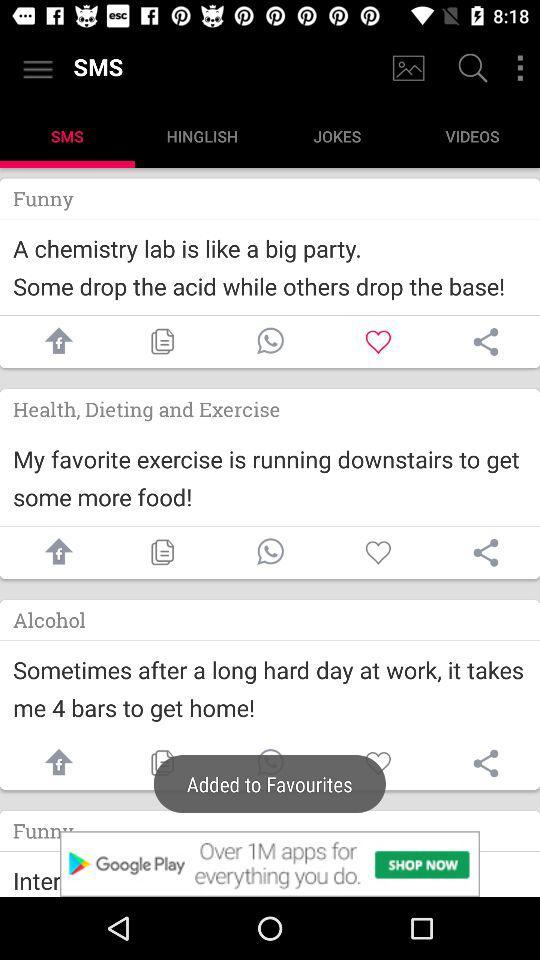 Image resolution: width=540 pixels, height=960 pixels. What do you see at coordinates (378, 552) in the screenshot?
I see `like the message` at bounding box center [378, 552].